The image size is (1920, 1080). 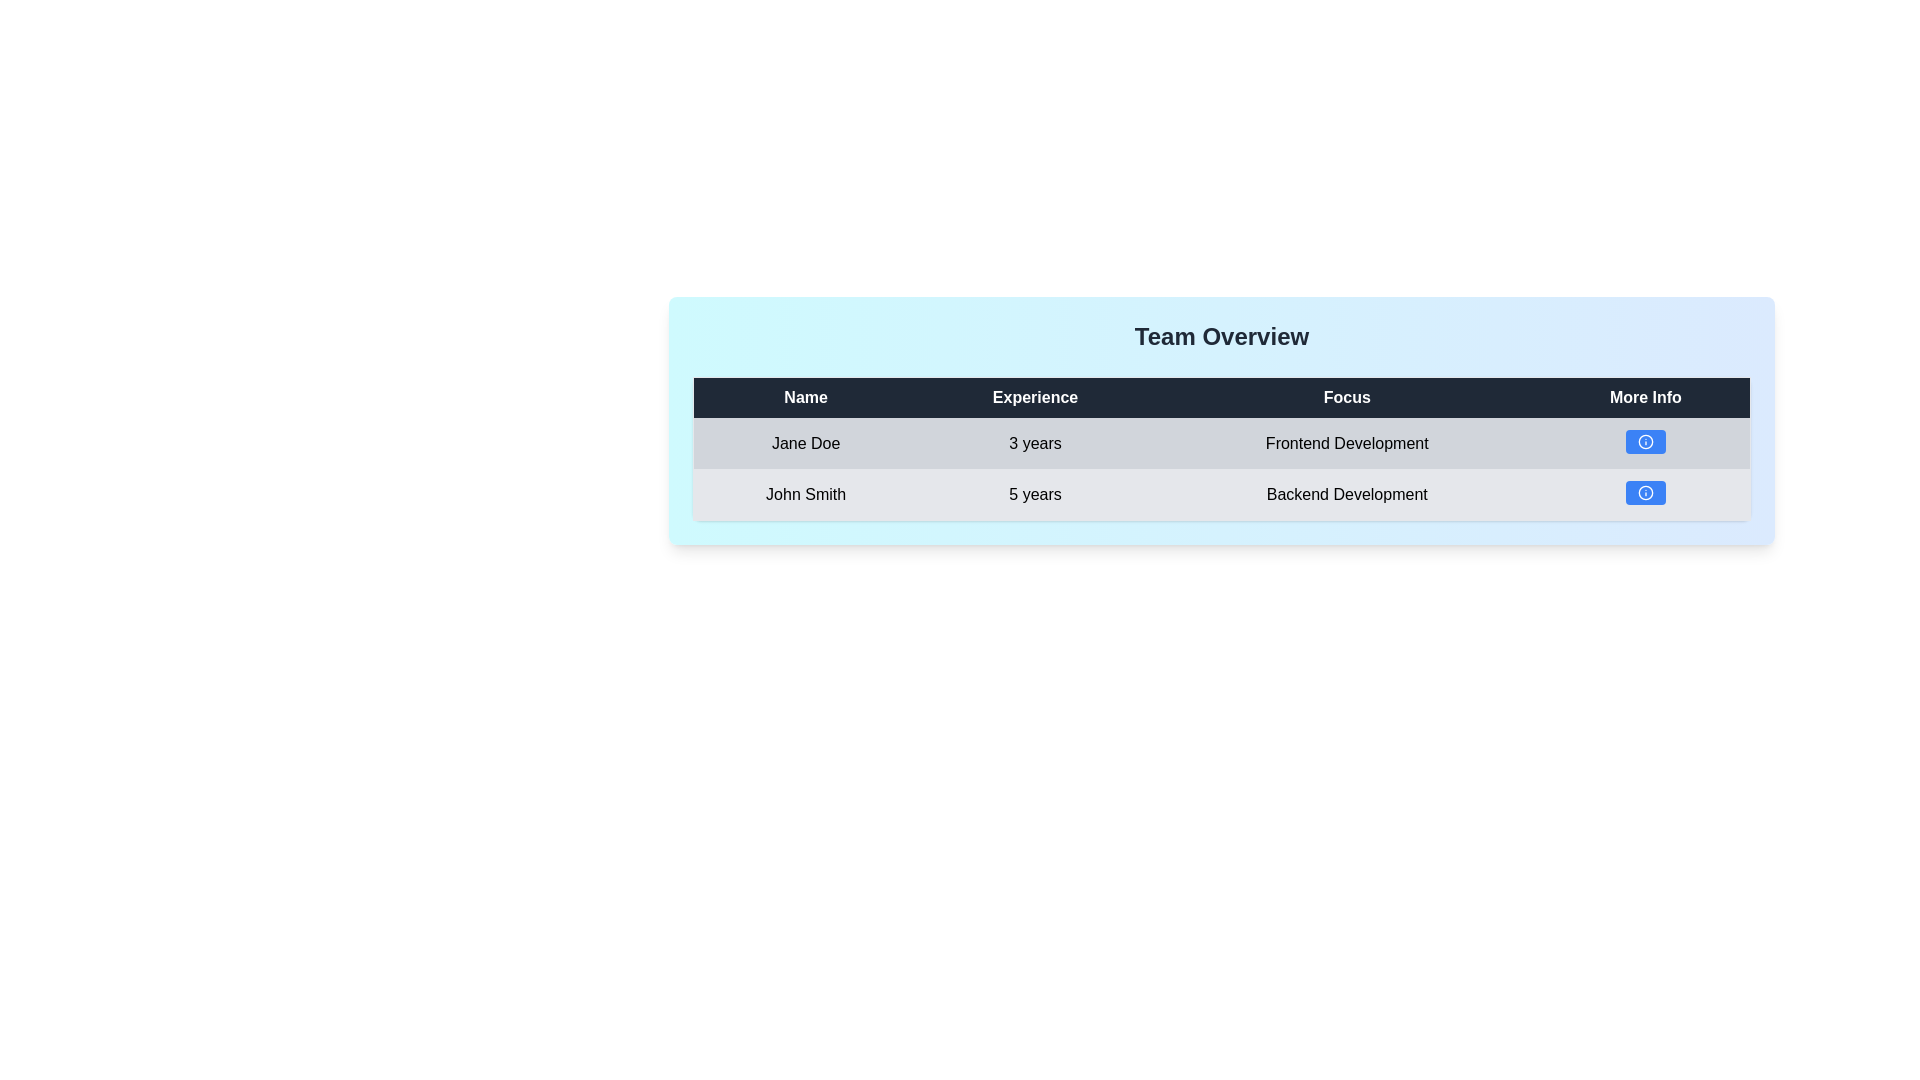 What do you see at coordinates (1645, 493) in the screenshot?
I see `the Icon button in the 'More Info' column of the table for 'John Smith' in the 'Backend Development' section` at bounding box center [1645, 493].